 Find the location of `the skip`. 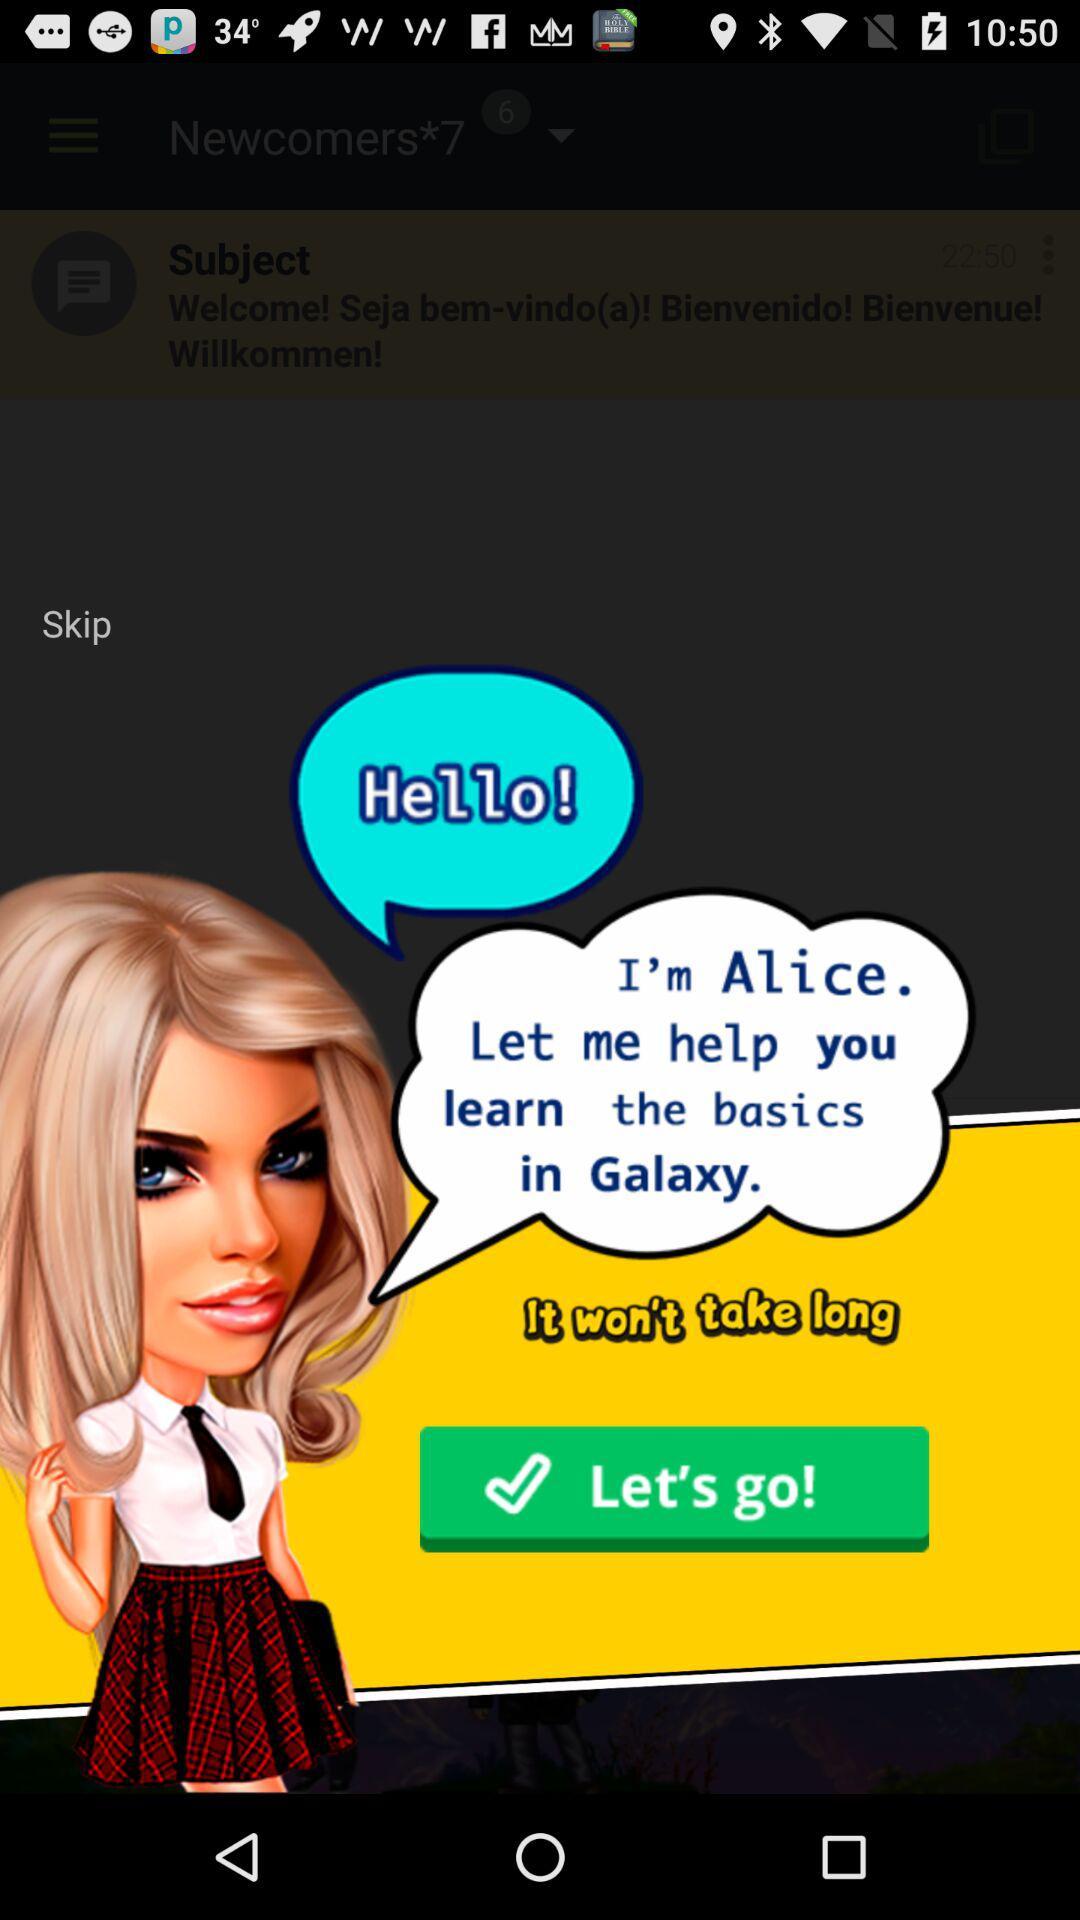

the skip is located at coordinates (75, 622).